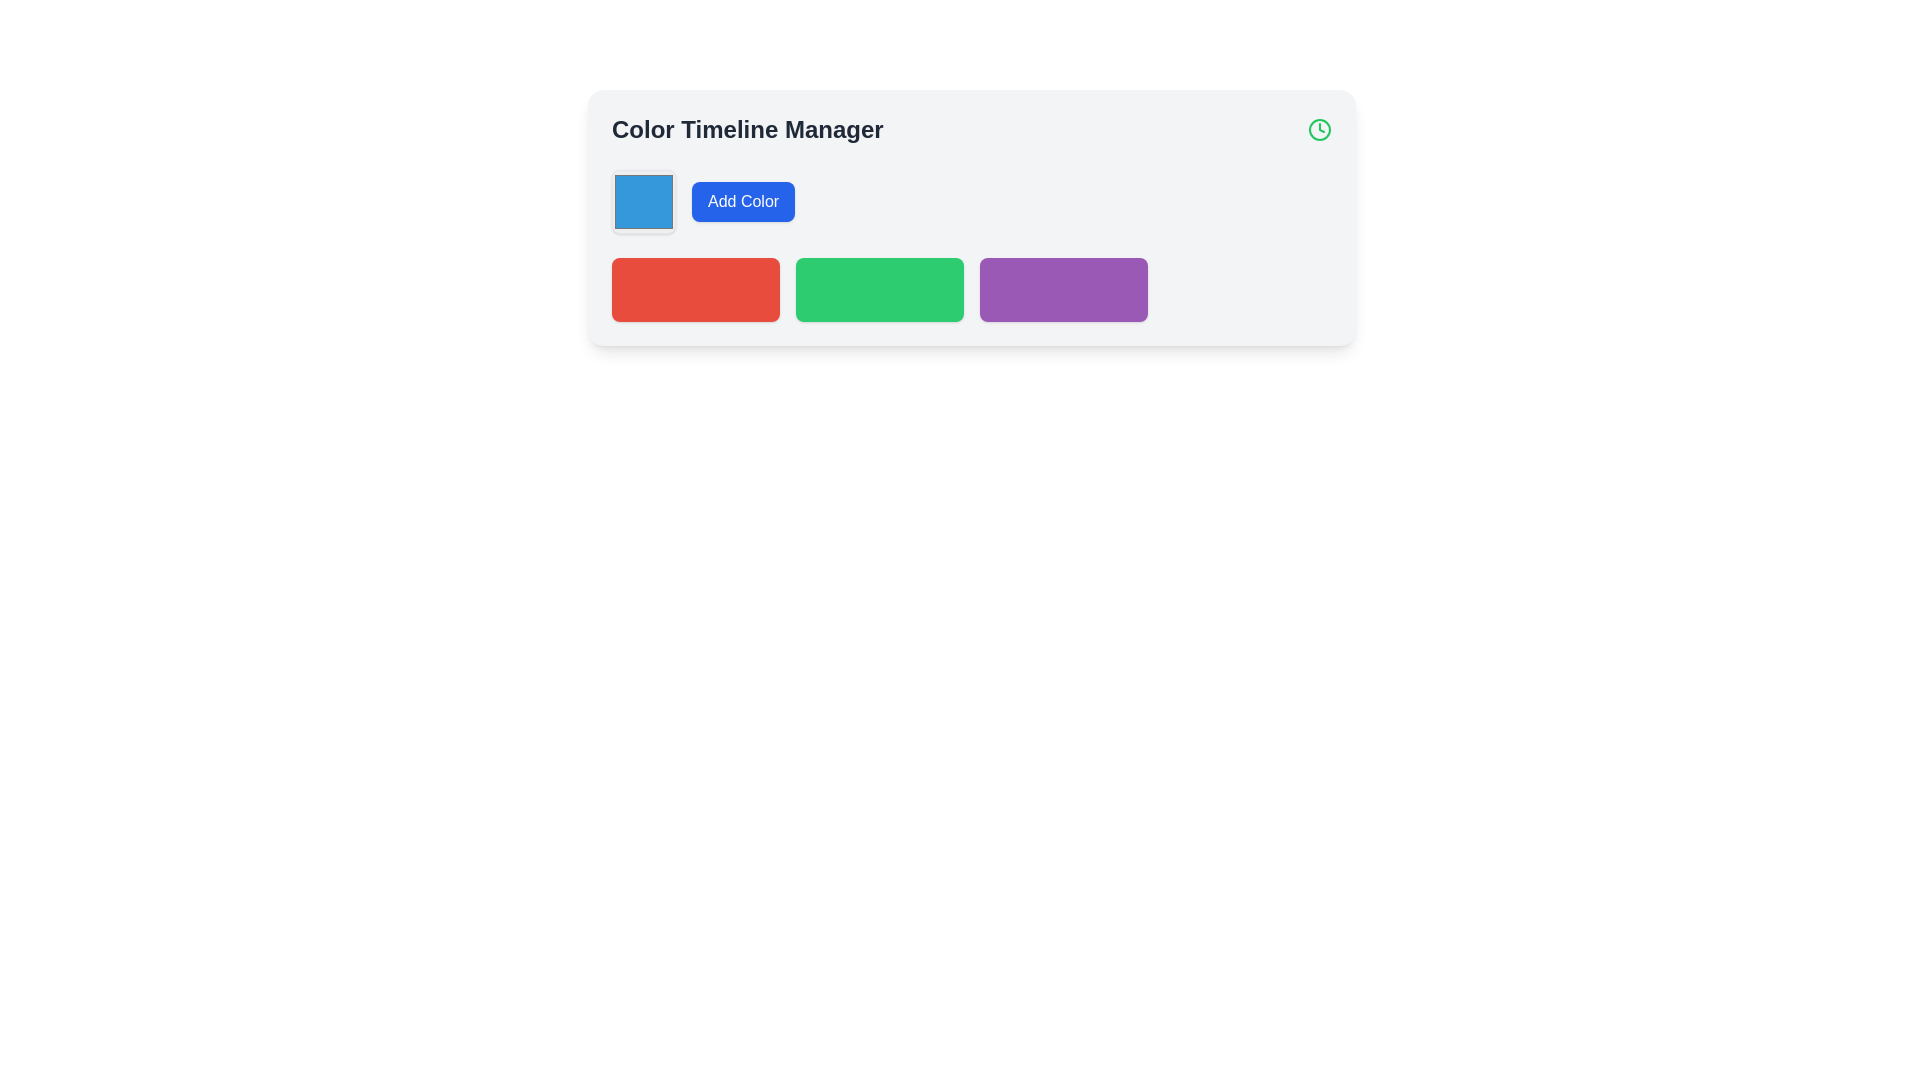  I want to click on the grid layout element representing the visual color timeline in the 'Color Timeline Manager', so click(971, 289).